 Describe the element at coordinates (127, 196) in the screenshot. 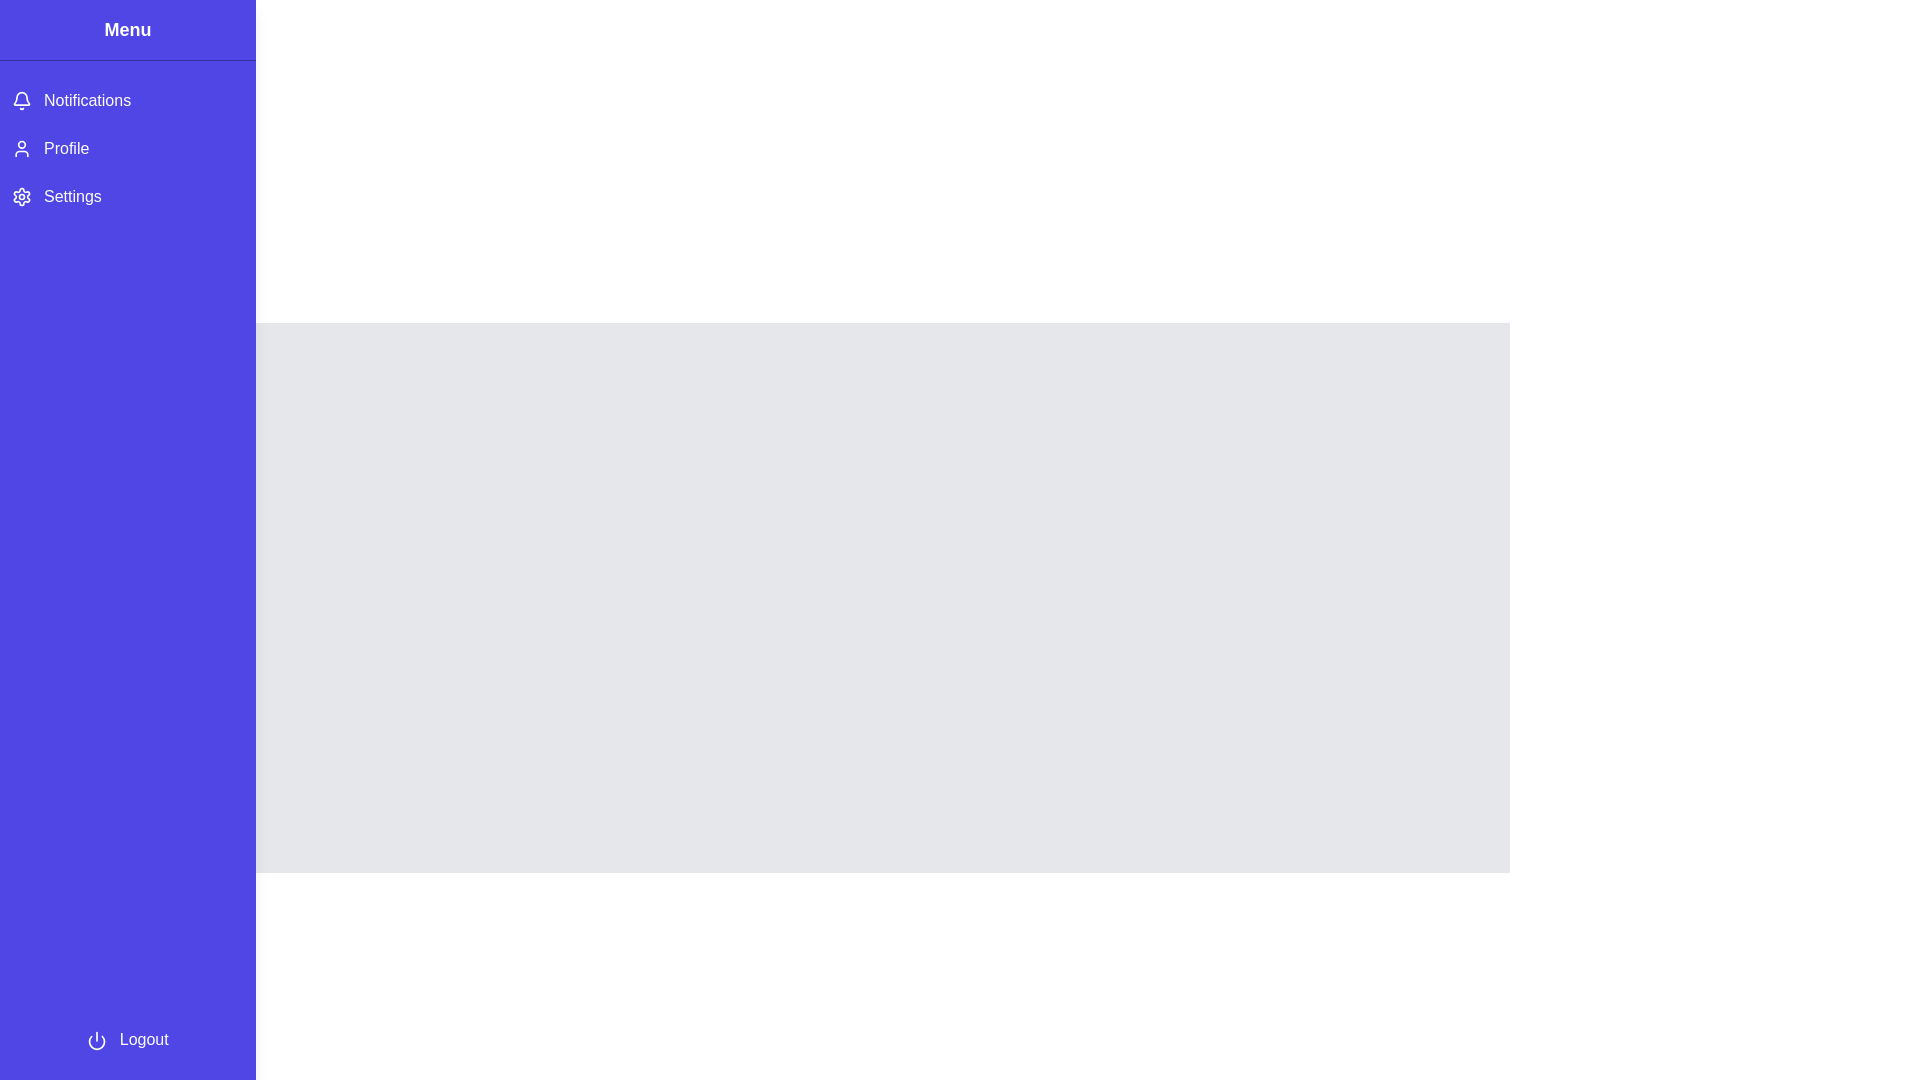

I see `the 'Settings' menu item to navigate to the settings page` at that location.